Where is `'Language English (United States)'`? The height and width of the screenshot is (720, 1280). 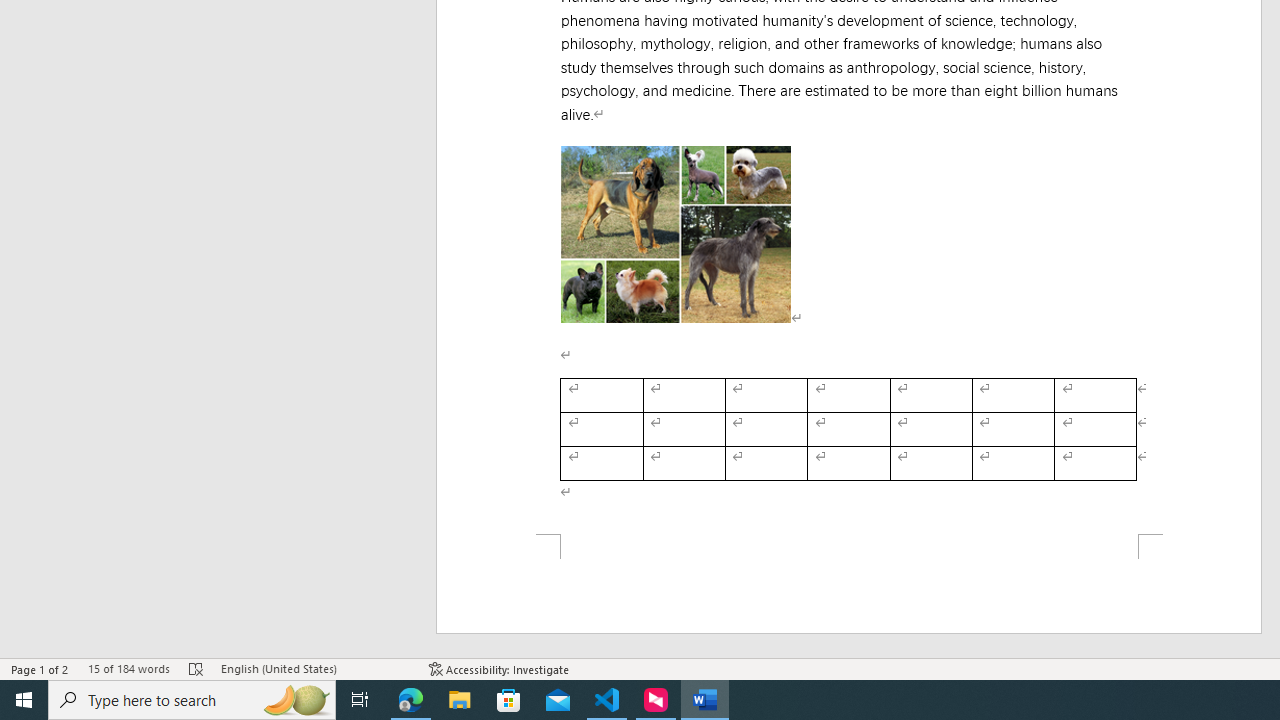
'Language English (United States)' is located at coordinates (314, 669).